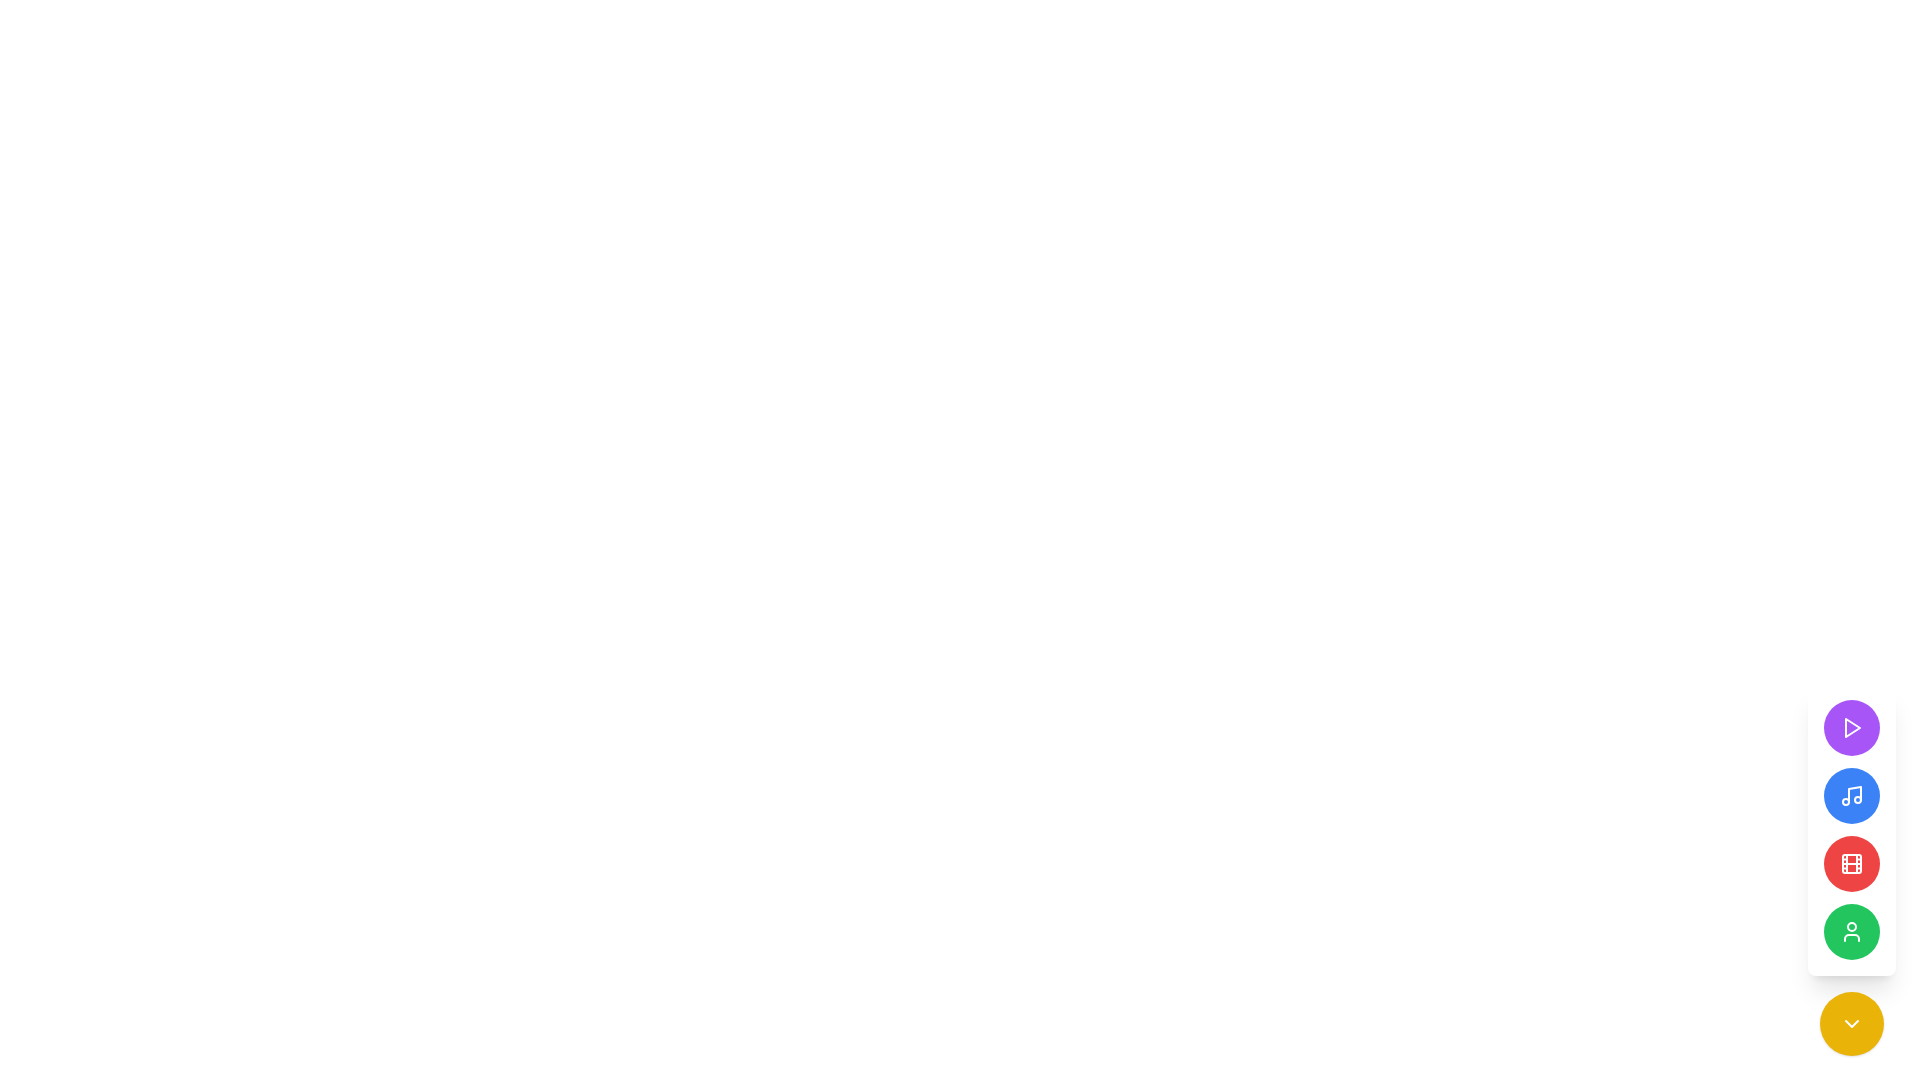 This screenshot has height=1080, width=1920. I want to click on the circular red button with a white-bordered film strip icon, located below the blue musical note button and above the green user profile button, so click(1851, 863).